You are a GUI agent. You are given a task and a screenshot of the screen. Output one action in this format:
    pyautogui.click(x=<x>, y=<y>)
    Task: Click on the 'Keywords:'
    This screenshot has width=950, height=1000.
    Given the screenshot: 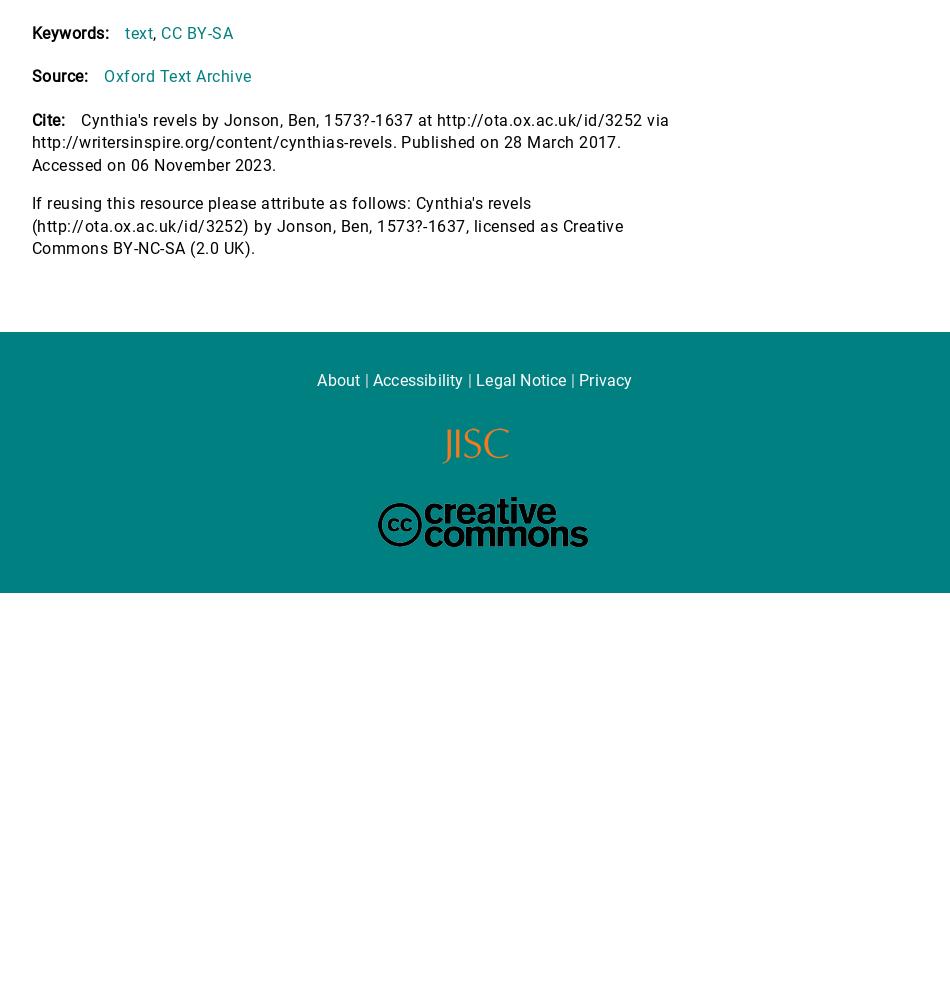 What is the action you would take?
    pyautogui.click(x=70, y=32)
    